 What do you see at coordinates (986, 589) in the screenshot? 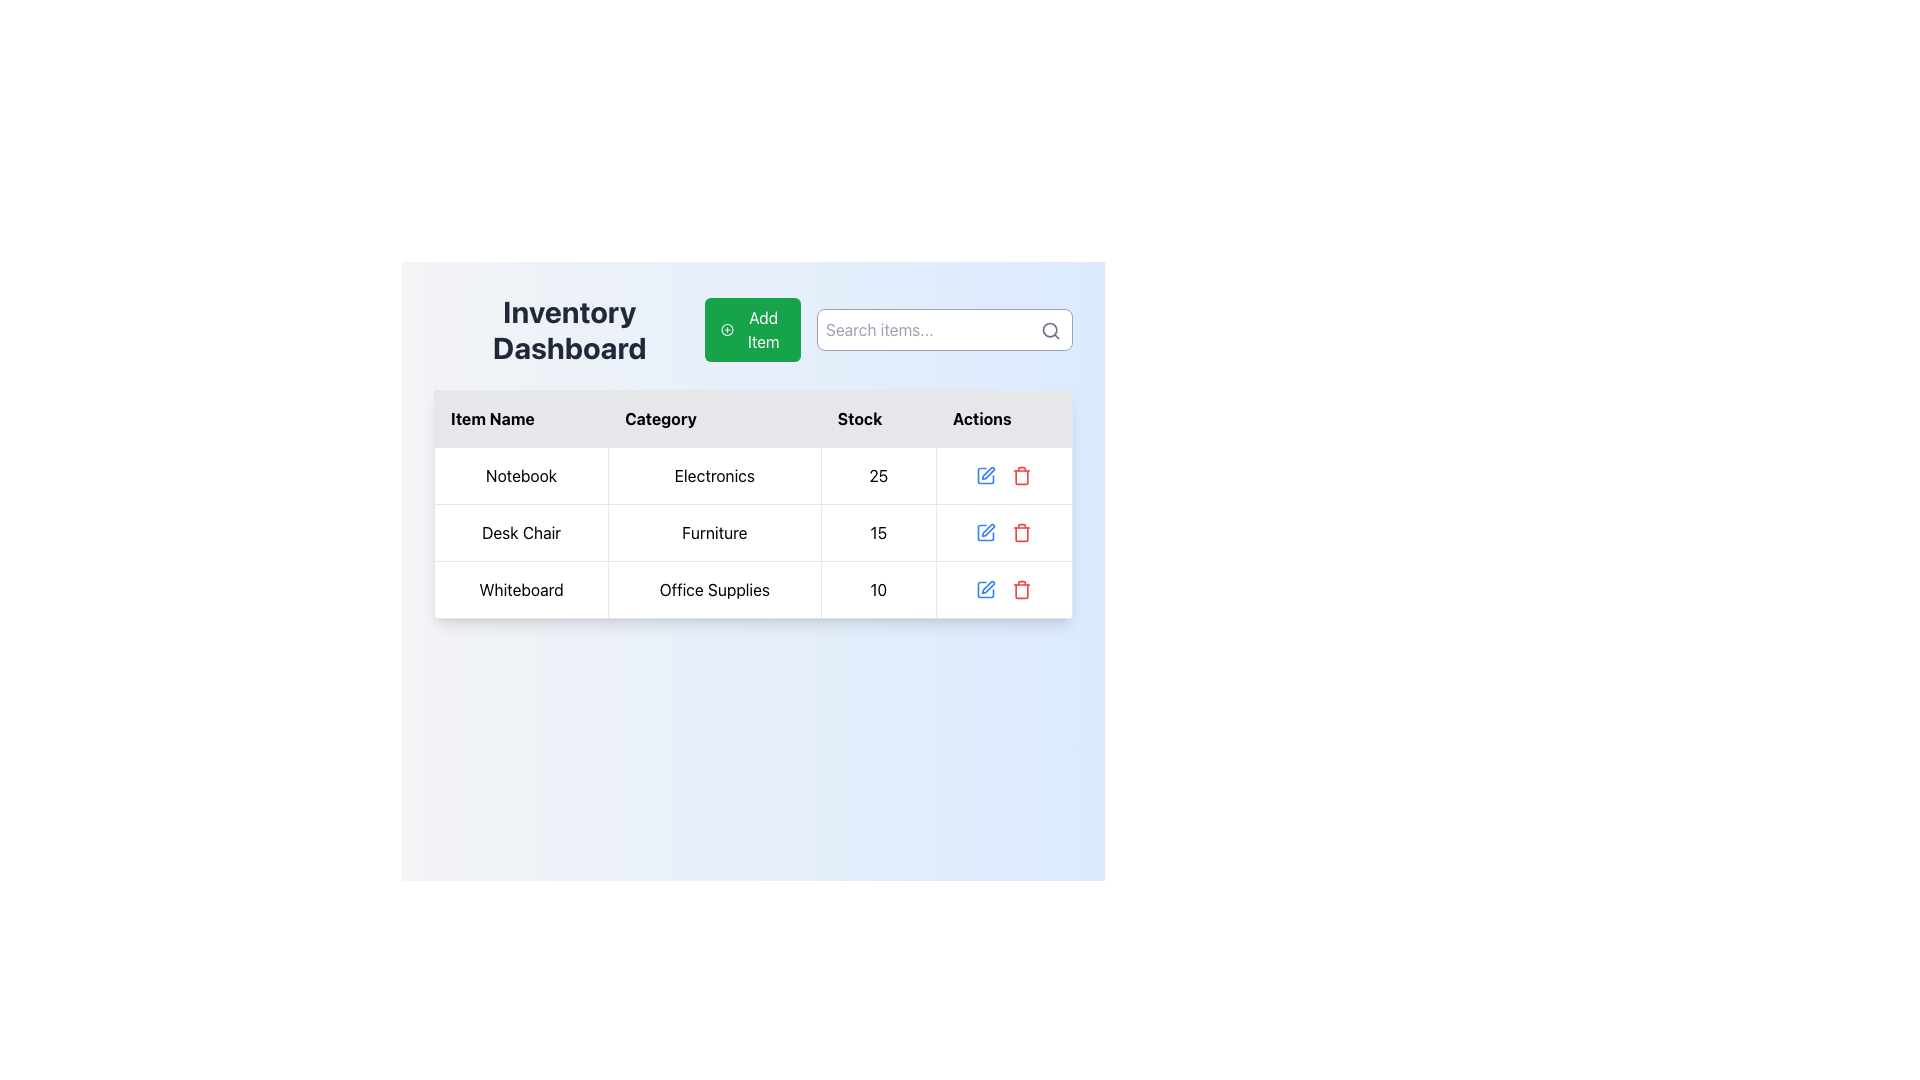
I see `the edit icon in the 'Actions' column of the third row of the table to initiate editing` at bounding box center [986, 589].